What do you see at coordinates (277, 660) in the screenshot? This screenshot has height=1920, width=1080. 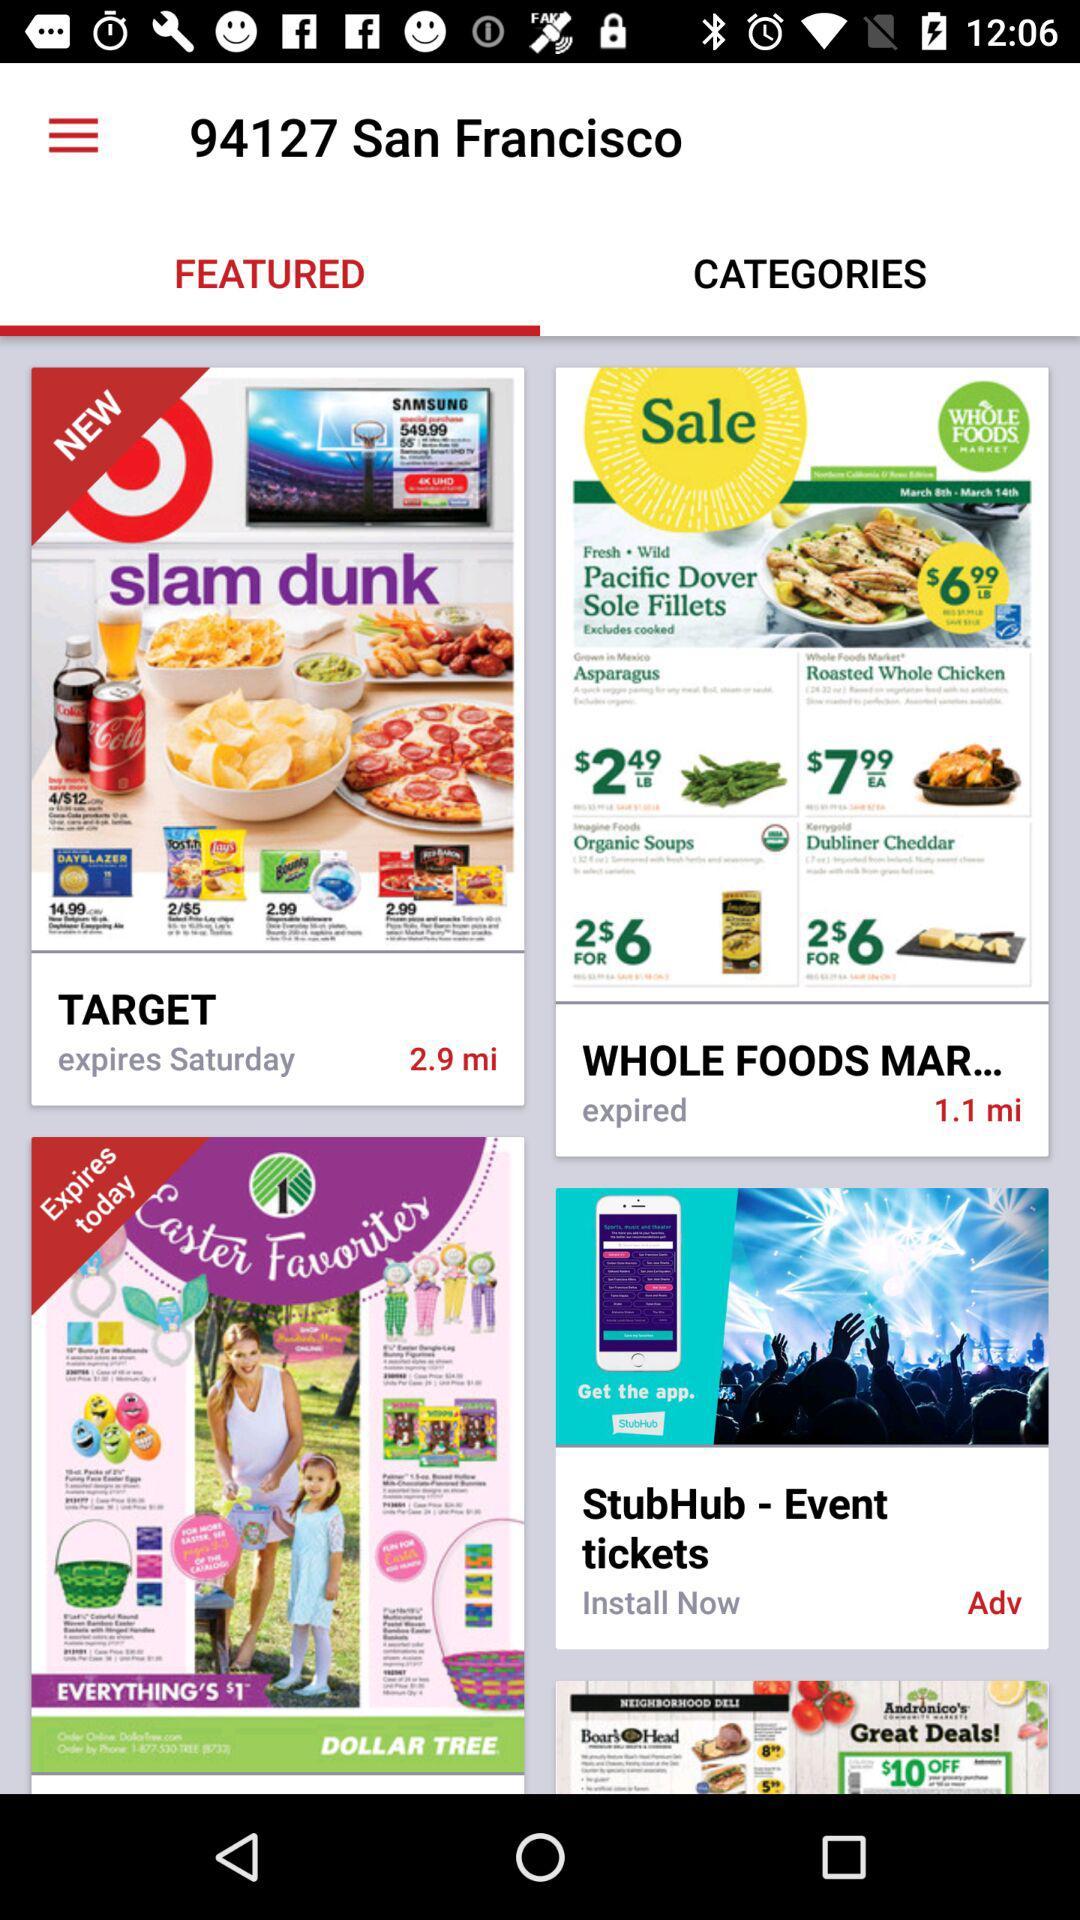 I see `the first image` at bounding box center [277, 660].